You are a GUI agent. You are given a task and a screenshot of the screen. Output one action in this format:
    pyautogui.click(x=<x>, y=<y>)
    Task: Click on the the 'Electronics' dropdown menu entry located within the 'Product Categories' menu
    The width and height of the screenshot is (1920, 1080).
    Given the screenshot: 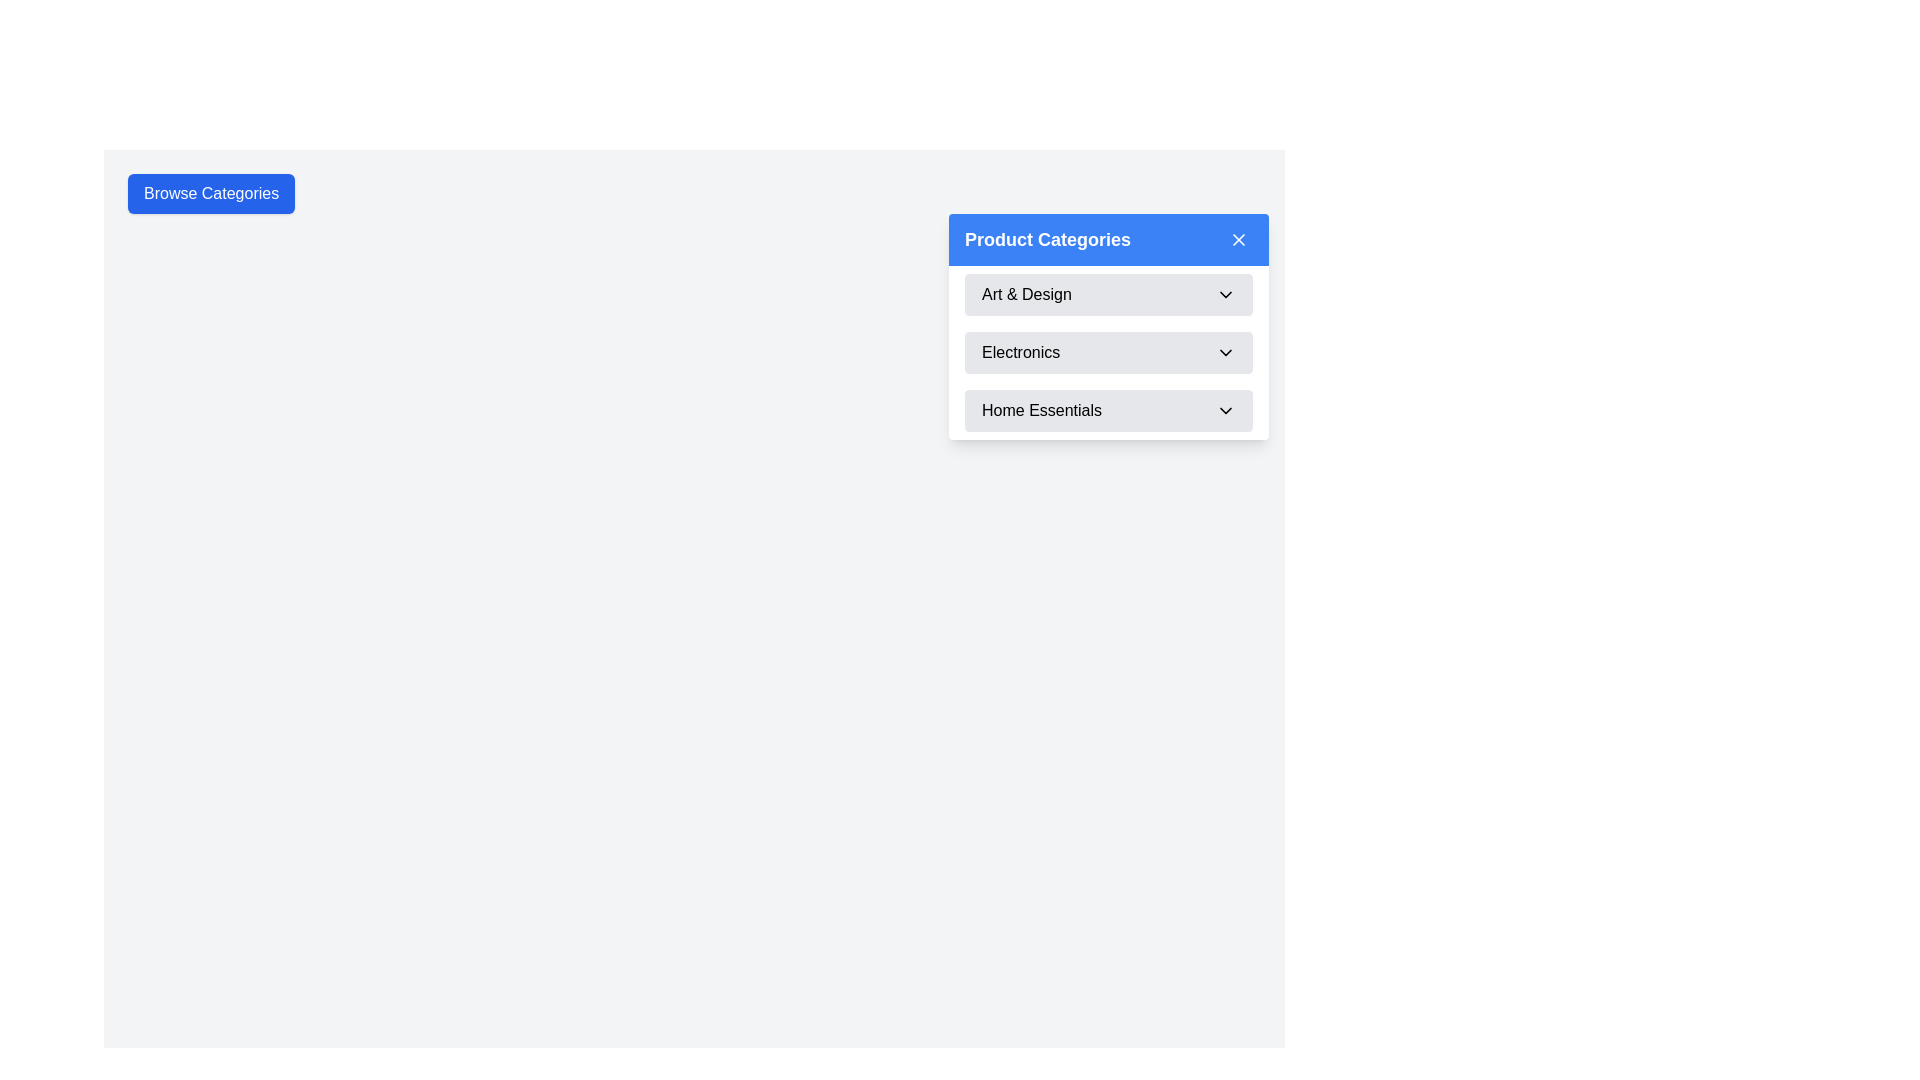 What is the action you would take?
    pyautogui.click(x=1107, y=352)
    